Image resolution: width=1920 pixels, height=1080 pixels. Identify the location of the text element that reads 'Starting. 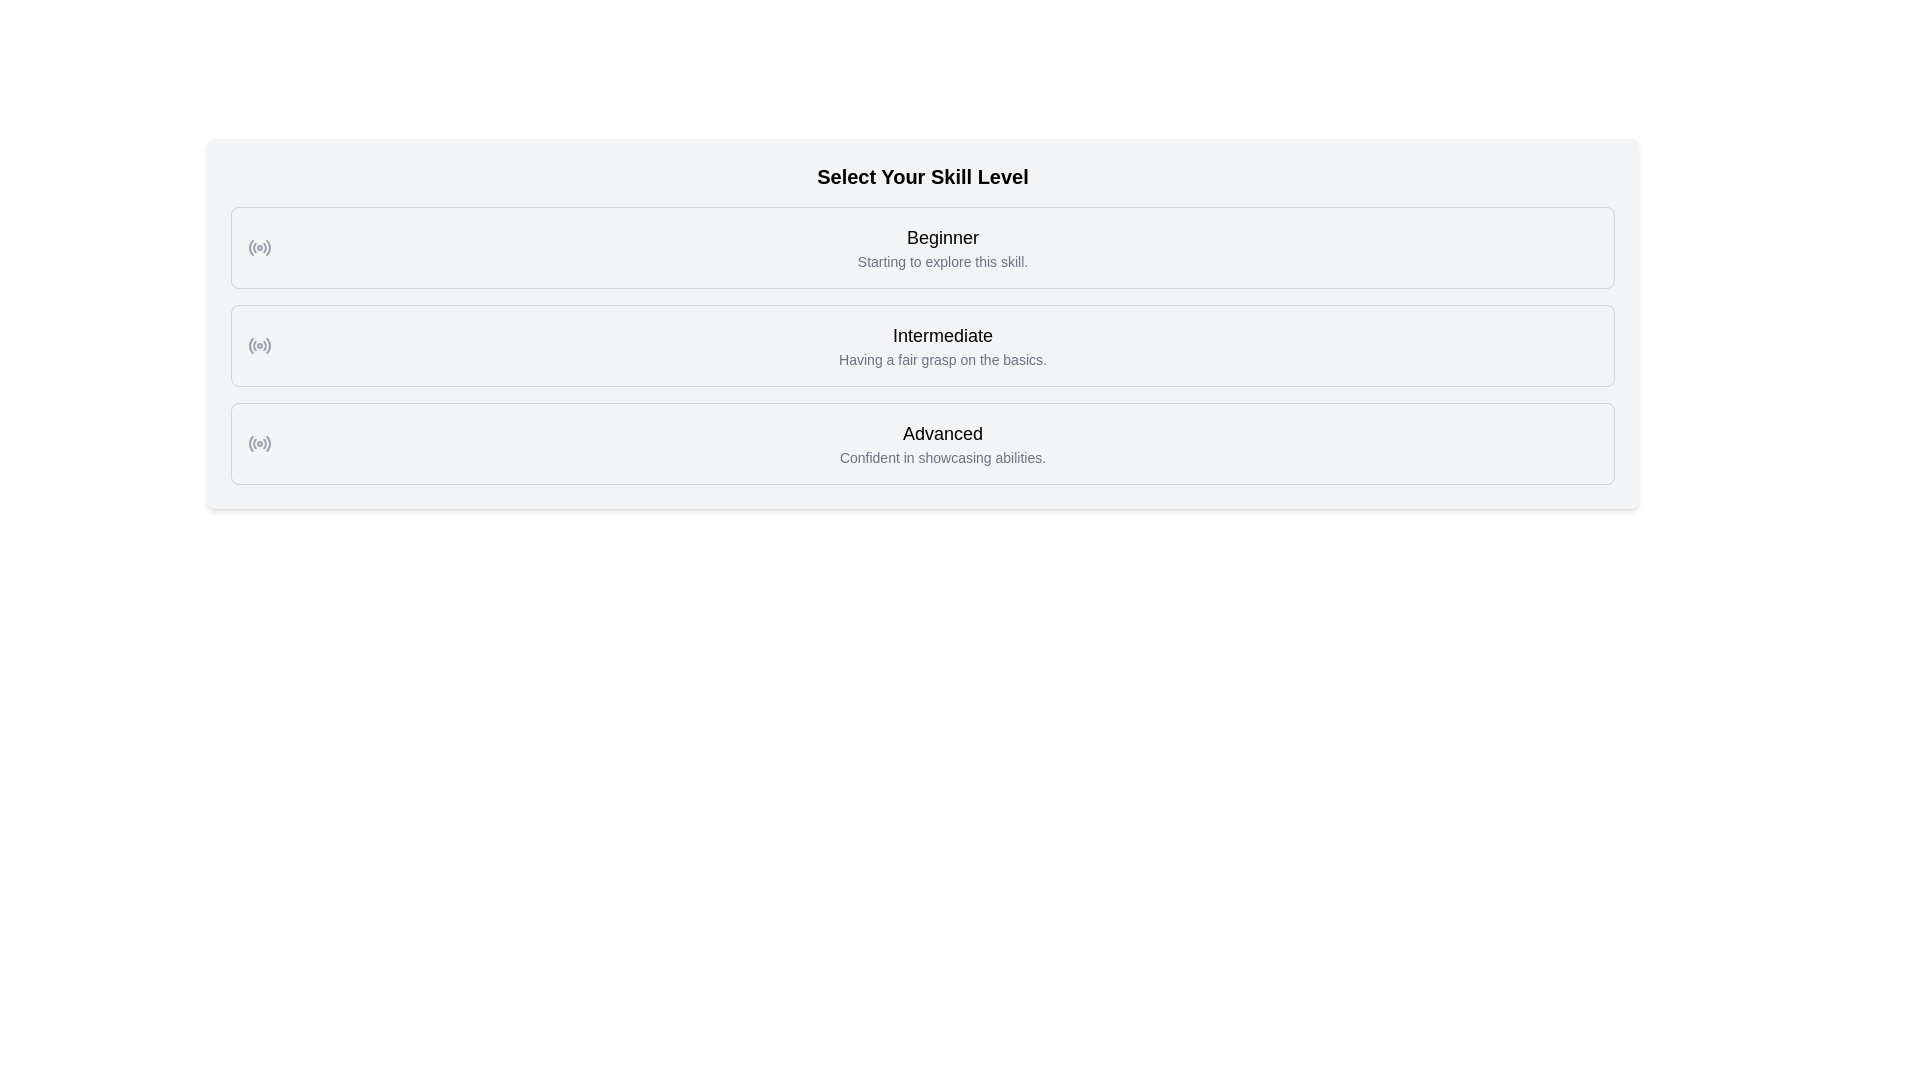
(941, 261).